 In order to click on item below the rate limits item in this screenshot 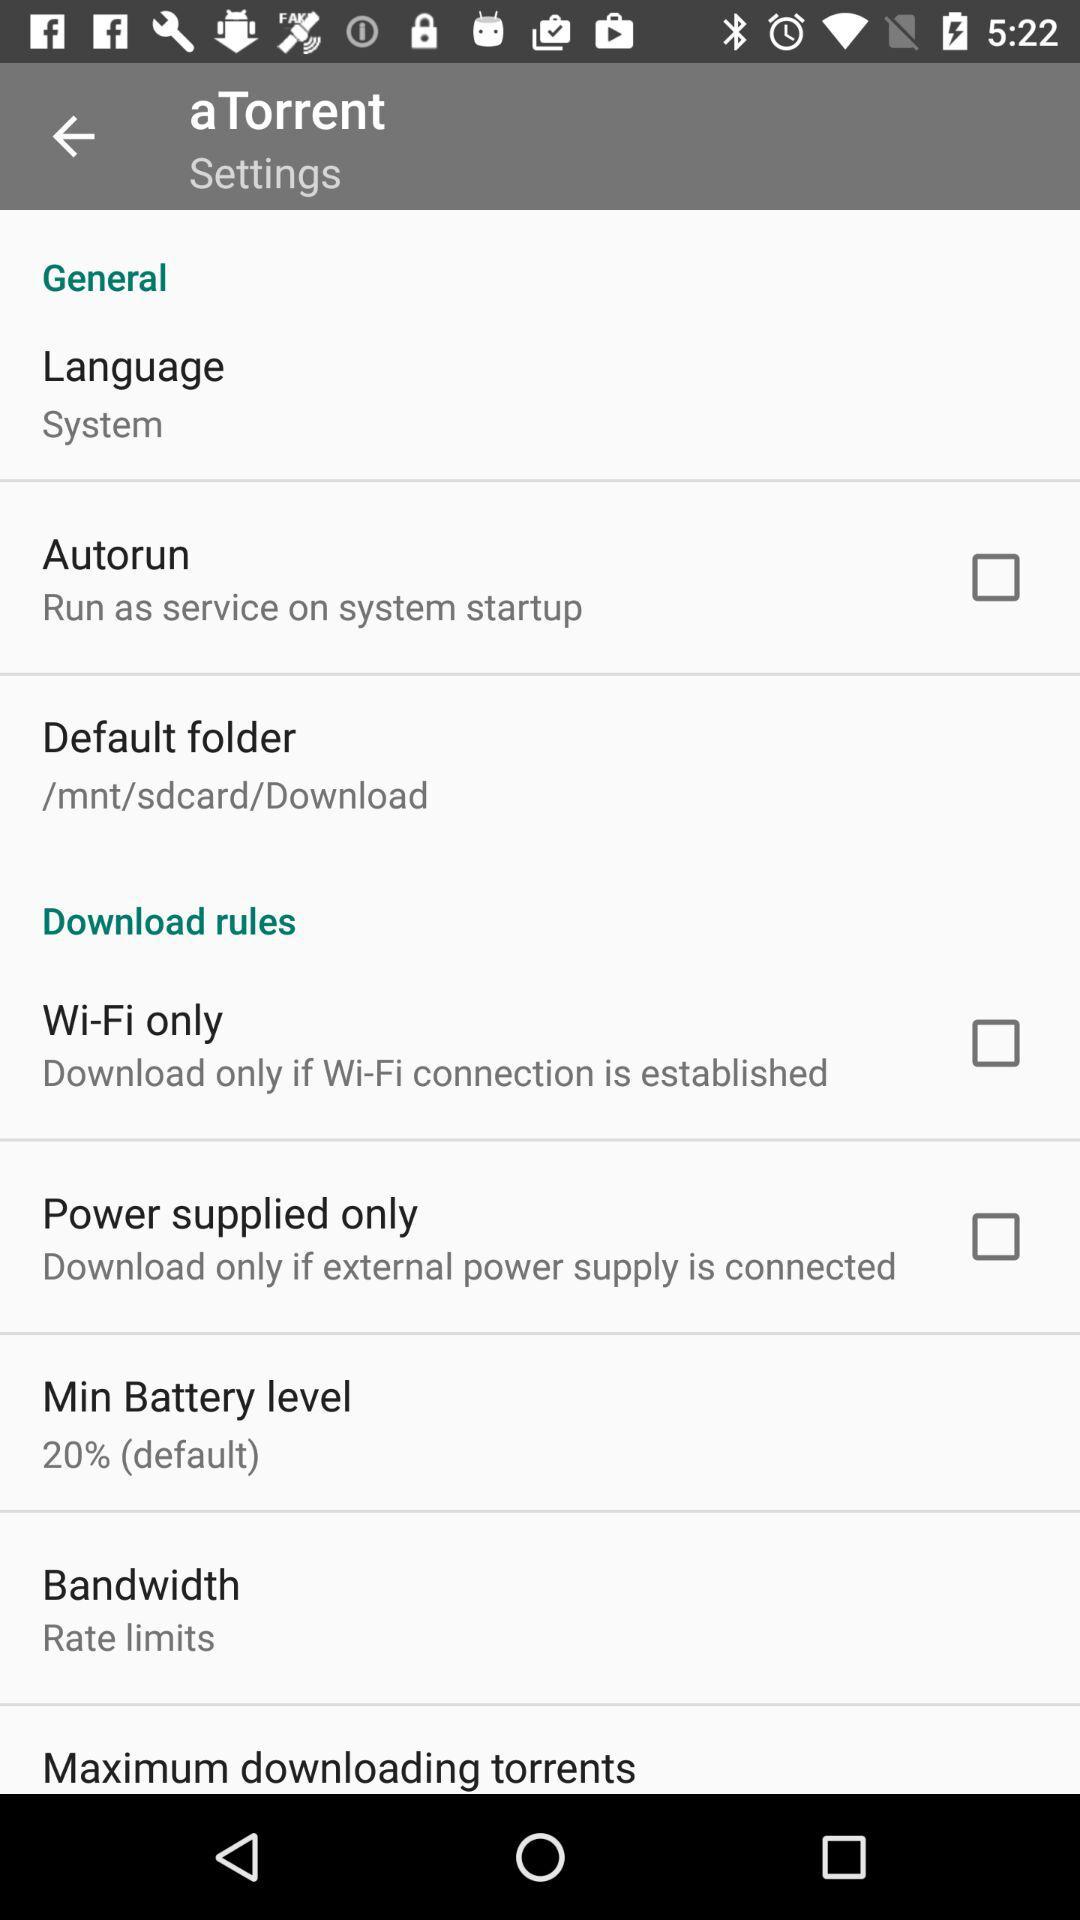, I will do `click(338, 1765)`.